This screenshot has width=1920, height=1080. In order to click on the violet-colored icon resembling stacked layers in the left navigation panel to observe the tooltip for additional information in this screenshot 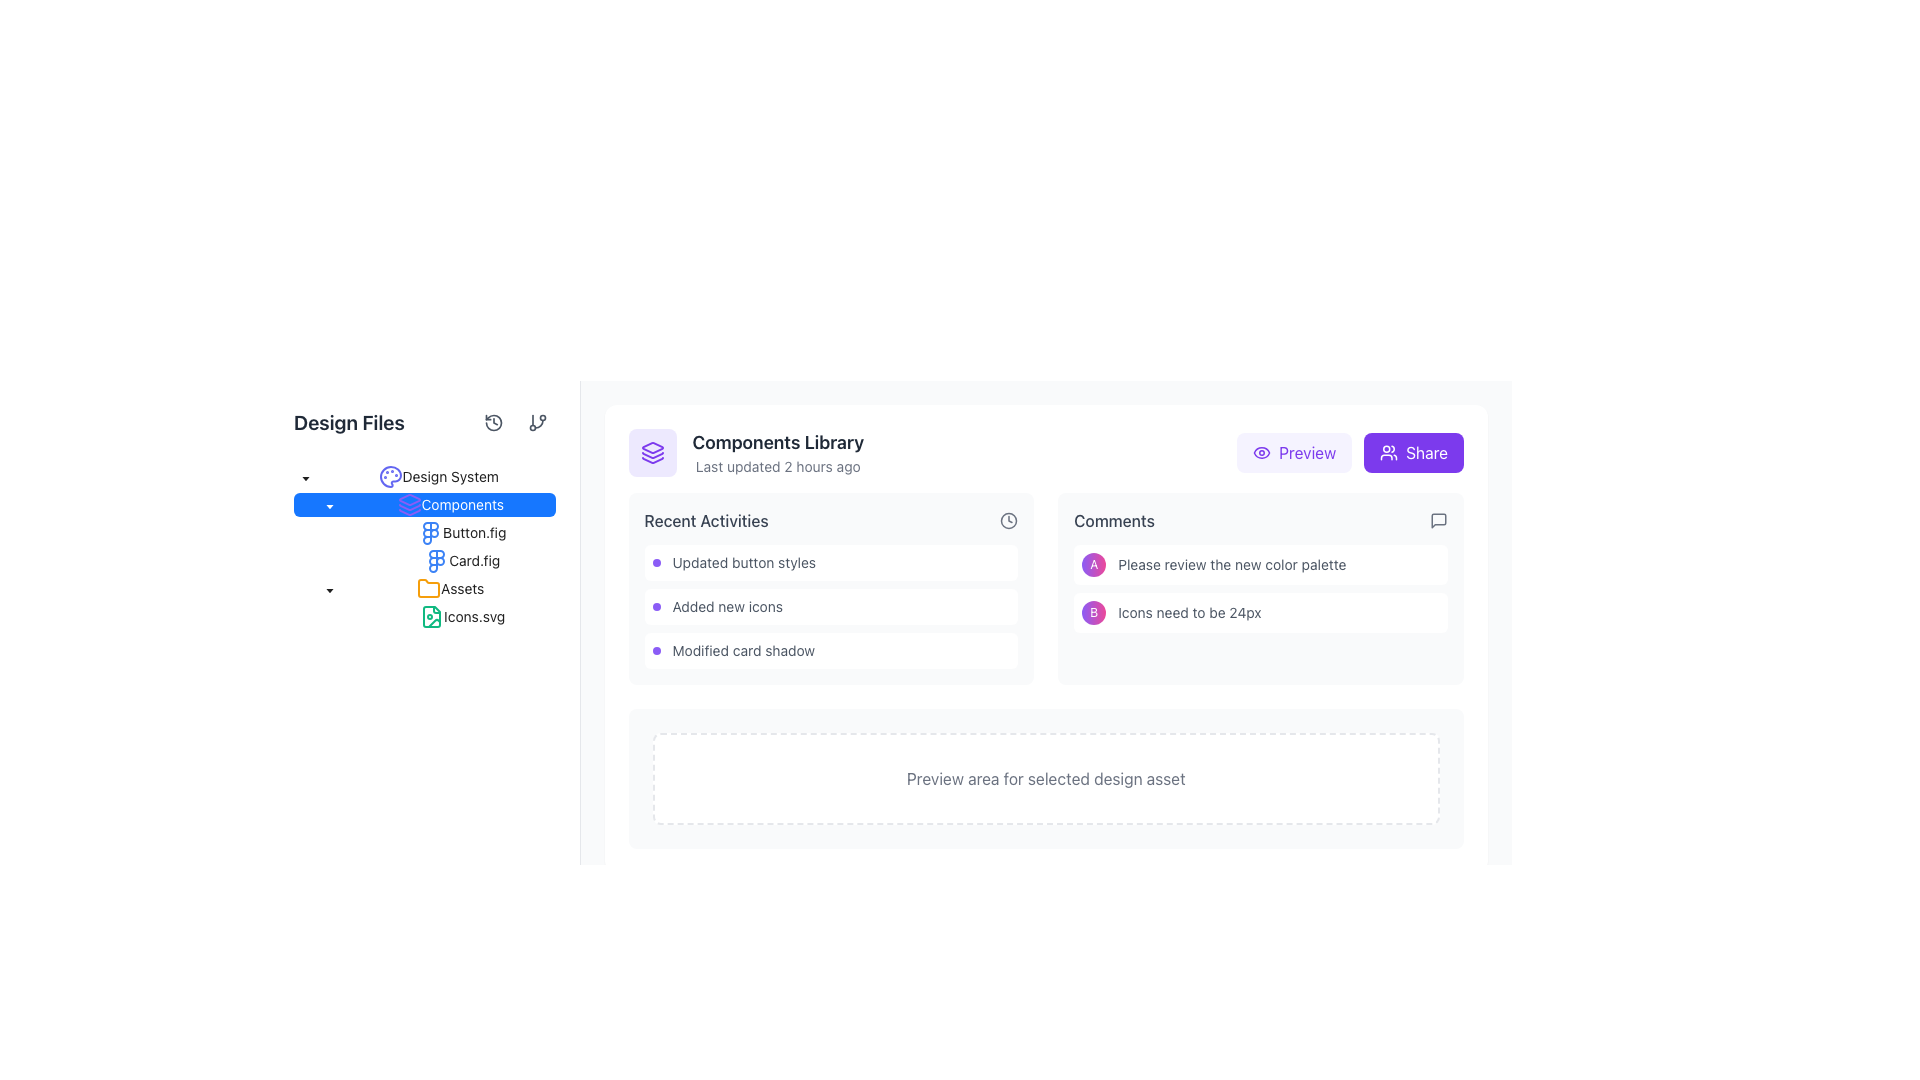, I will do `click(408, 504)`.